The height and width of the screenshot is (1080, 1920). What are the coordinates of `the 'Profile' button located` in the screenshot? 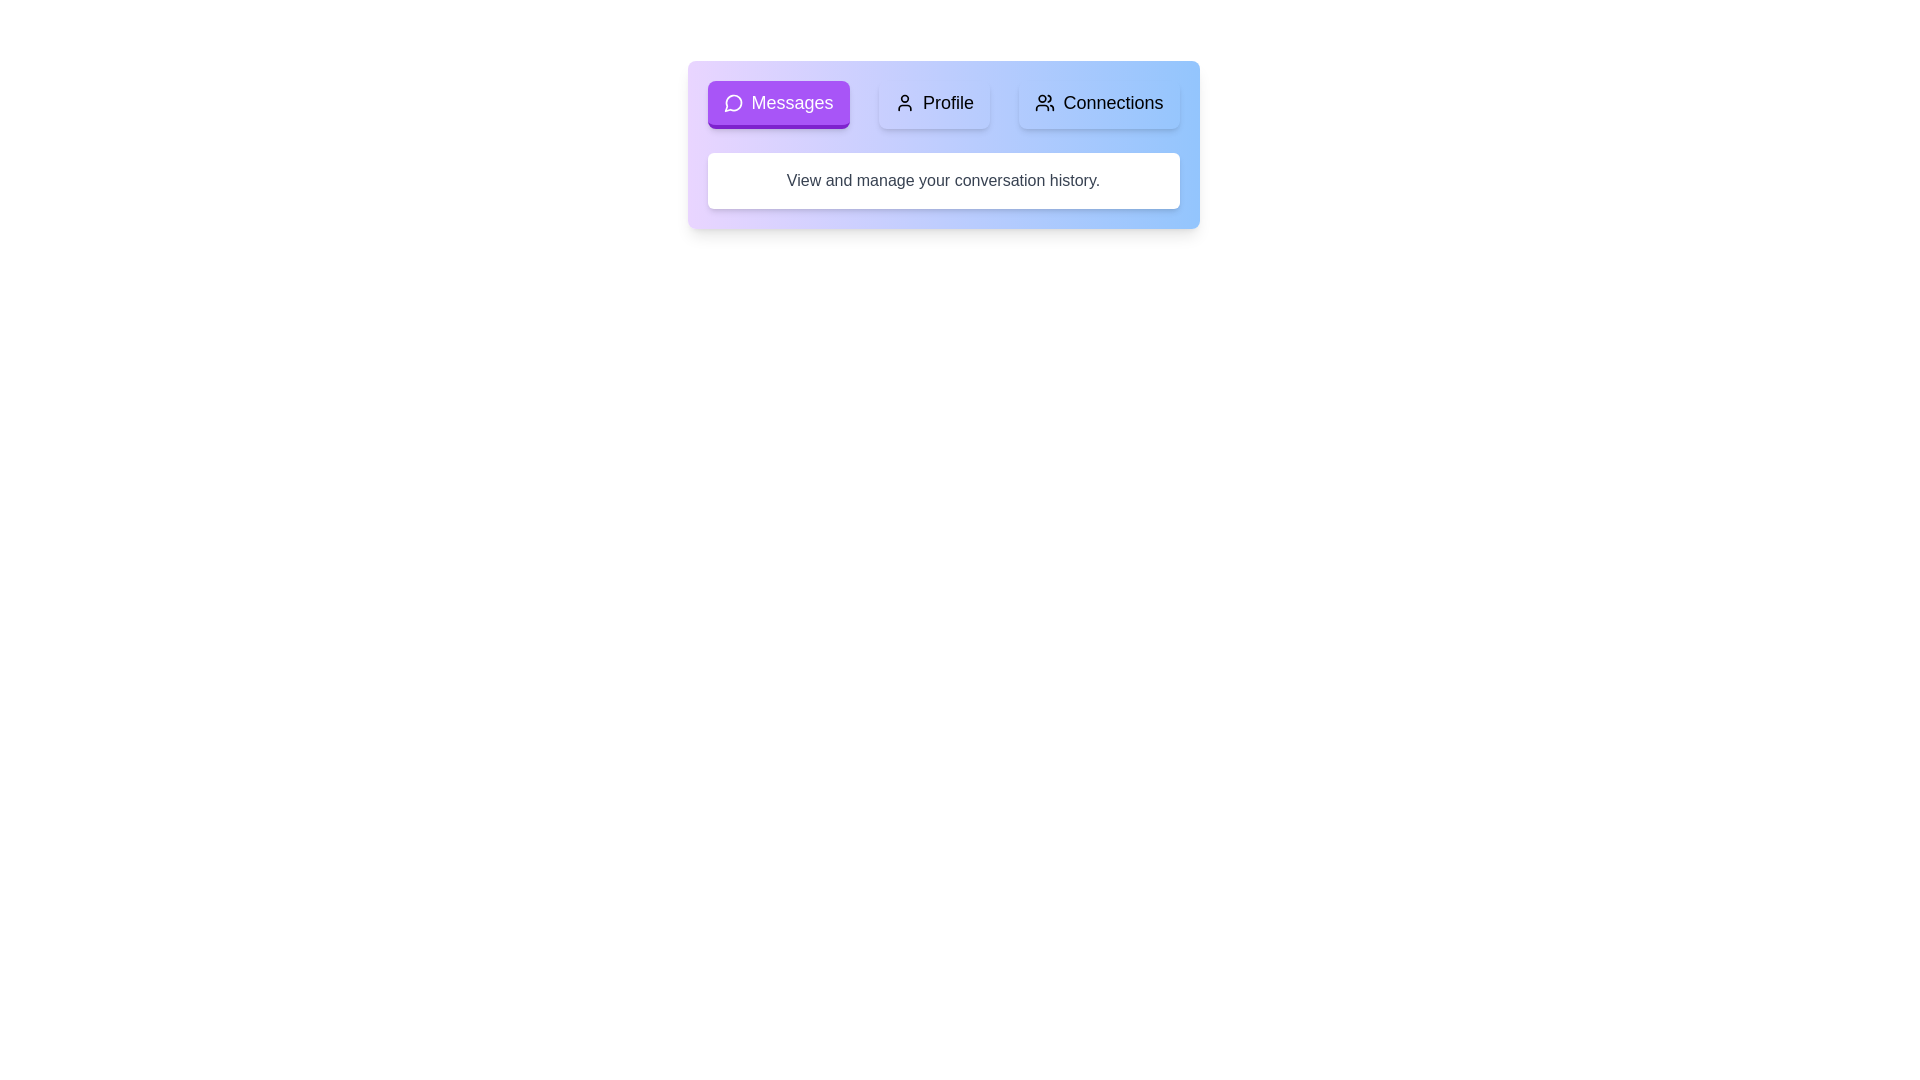 It's located at (933, 104).